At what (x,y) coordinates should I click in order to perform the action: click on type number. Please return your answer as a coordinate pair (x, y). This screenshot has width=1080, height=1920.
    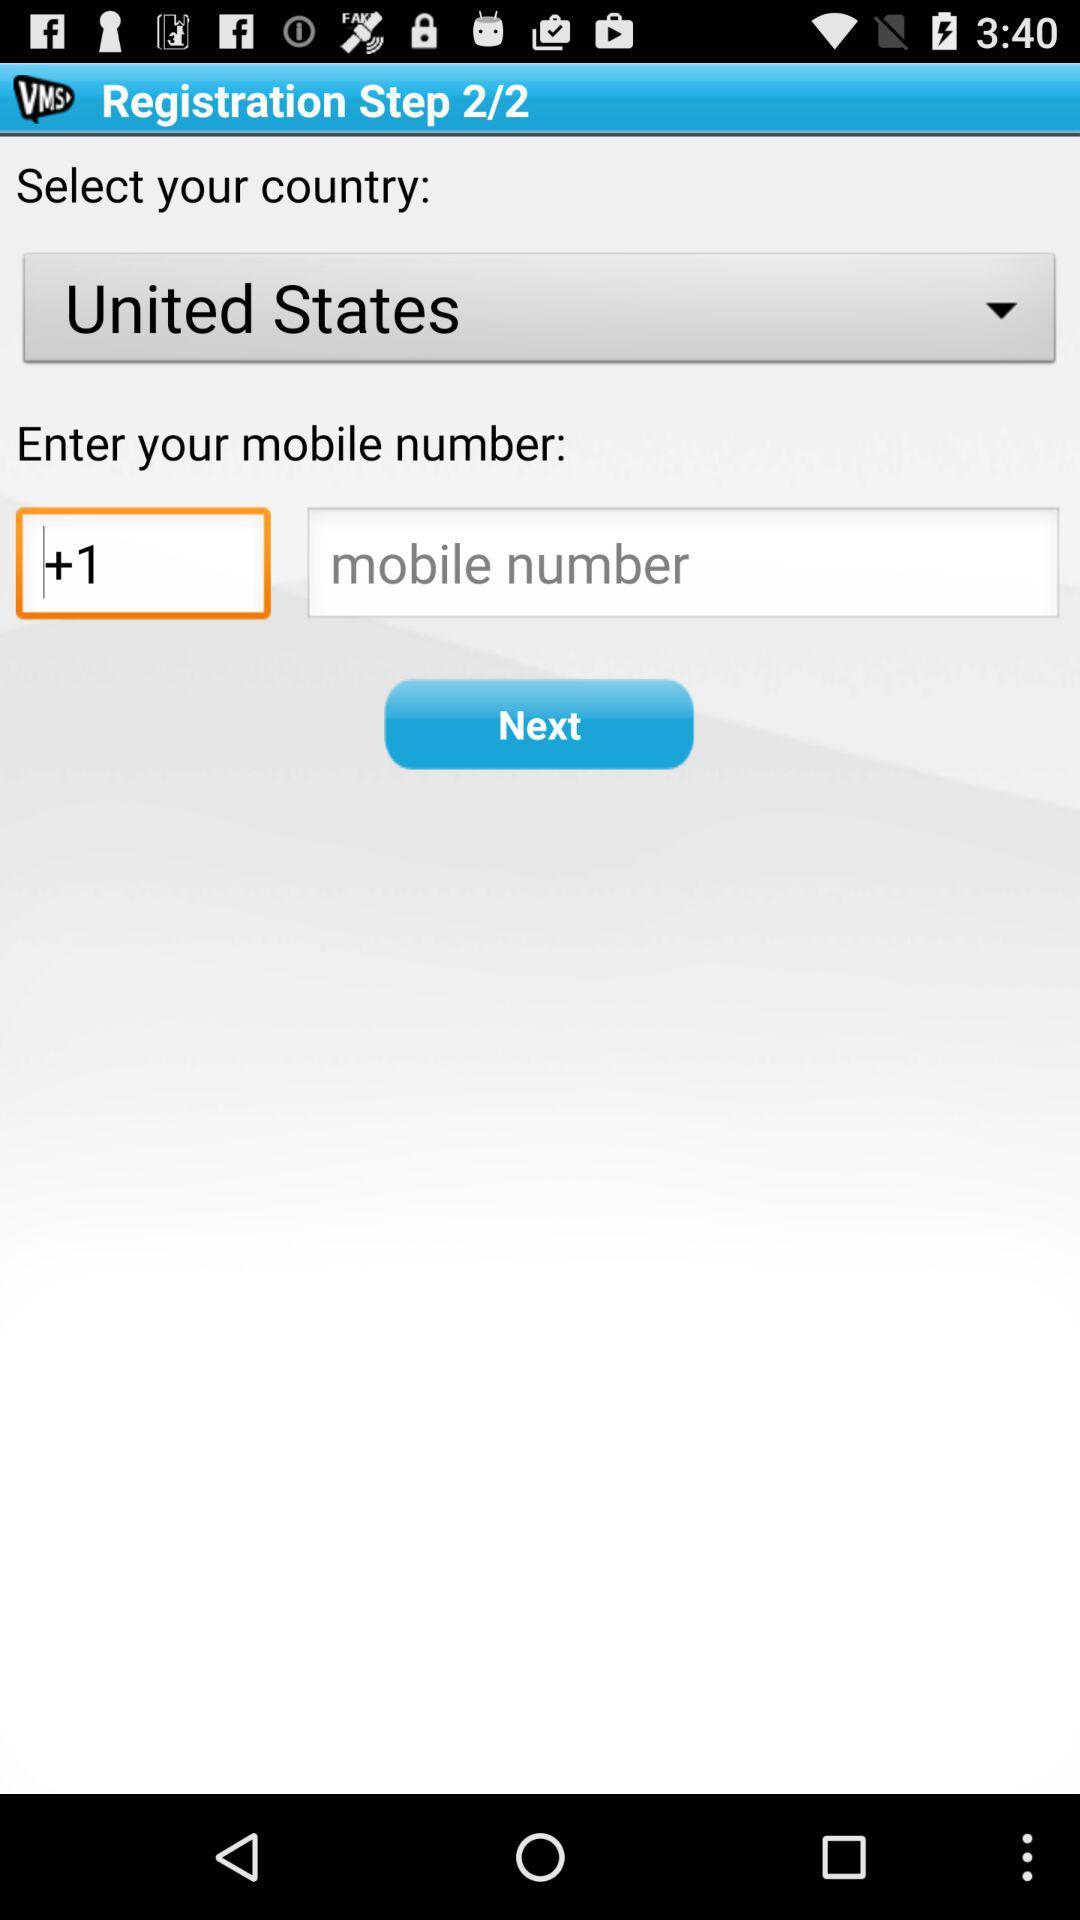
    Looking at the image, I should click on (682, 567).